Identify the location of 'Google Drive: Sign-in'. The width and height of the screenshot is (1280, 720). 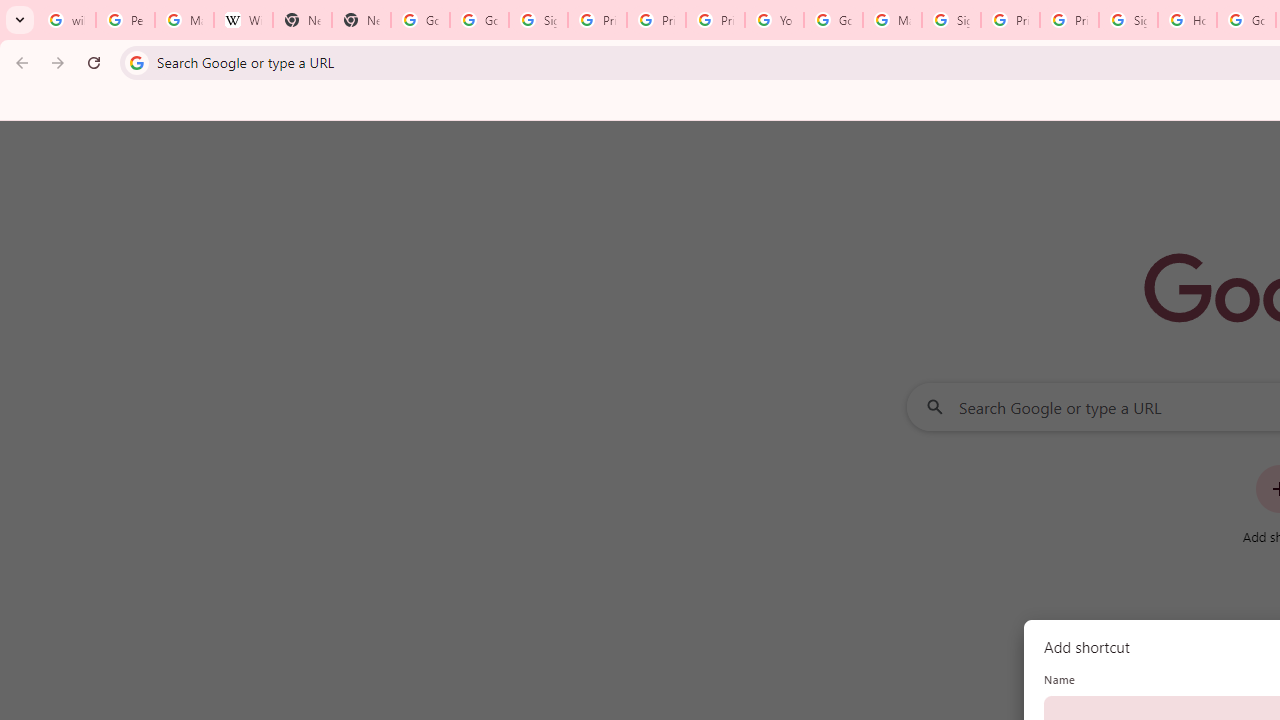
(480, 20).